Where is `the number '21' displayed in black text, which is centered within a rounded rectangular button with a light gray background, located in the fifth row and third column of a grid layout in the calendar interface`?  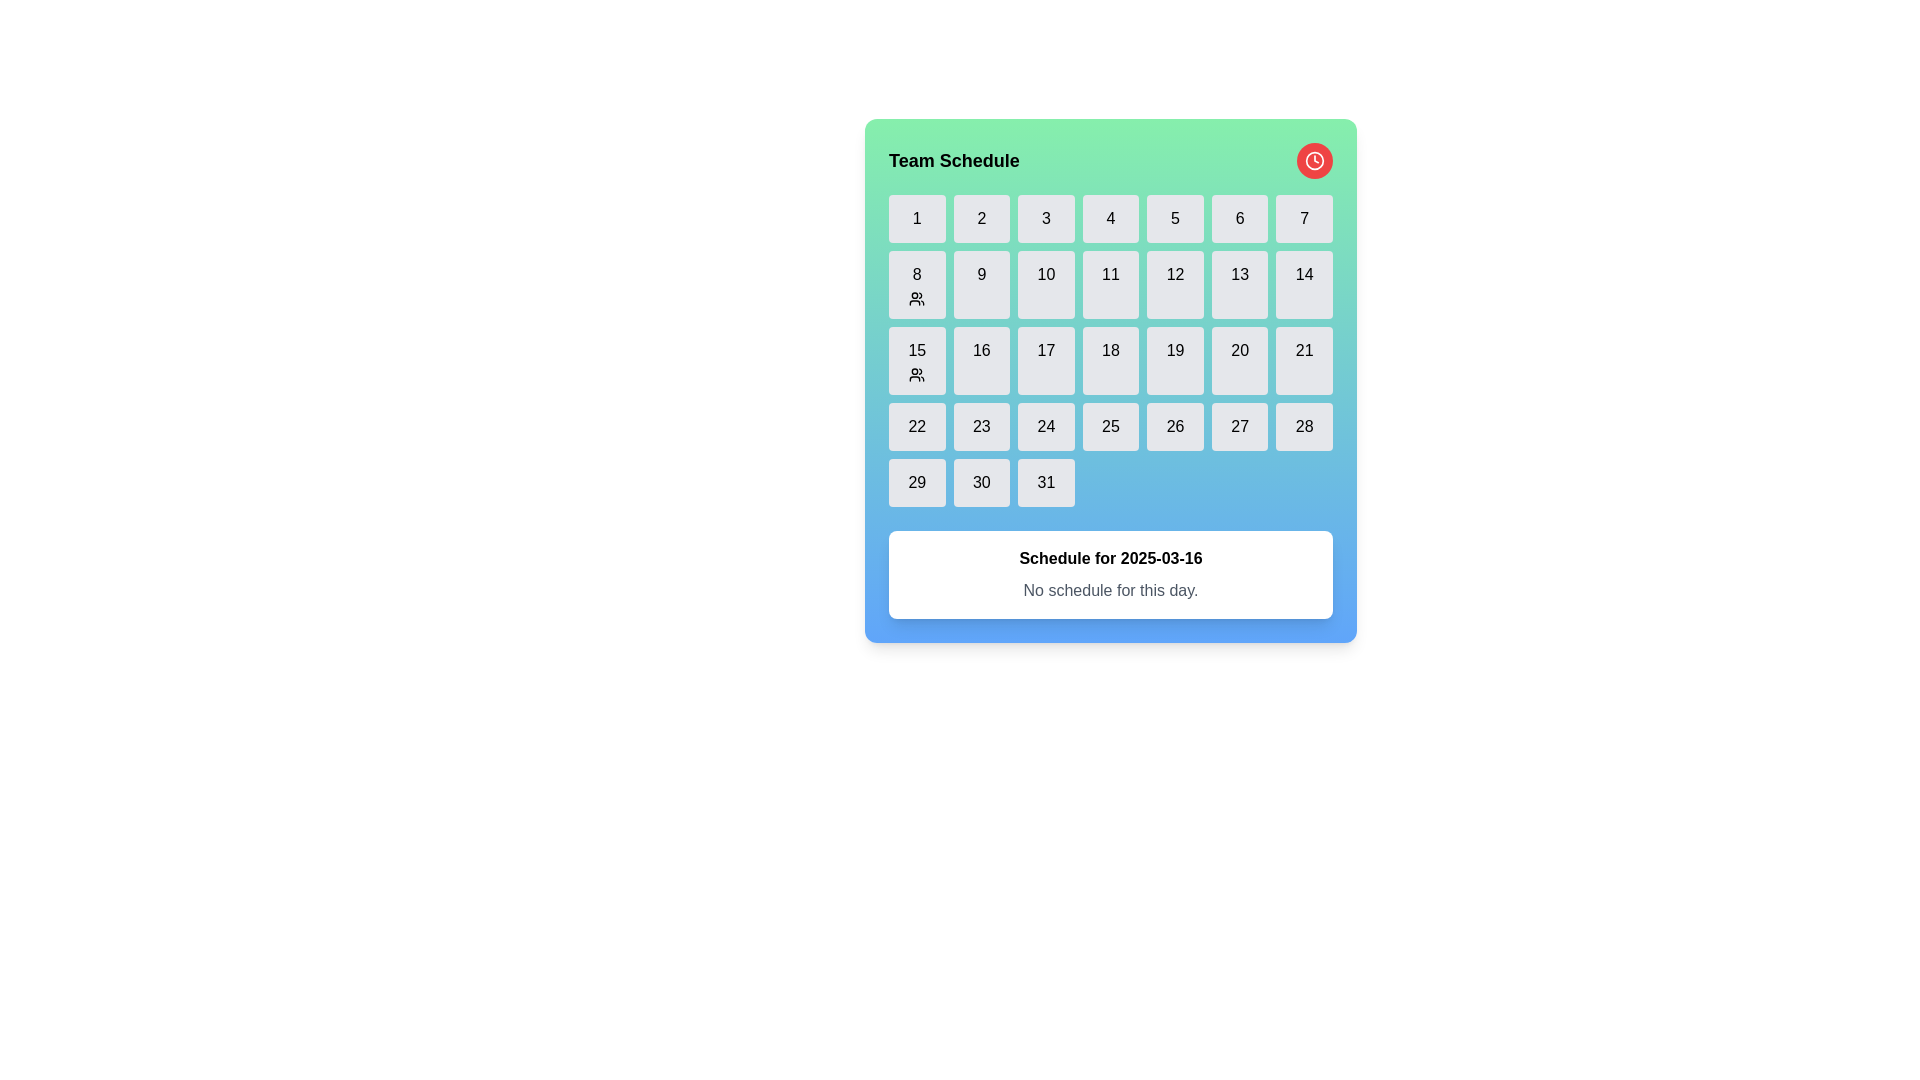
the number '21' displayed in black text, which is centered within a rounded rectangular button with a light gray background, located in the fifth row and third column of a grid layout in the calendar interface is located at coordinates (1304, 350).